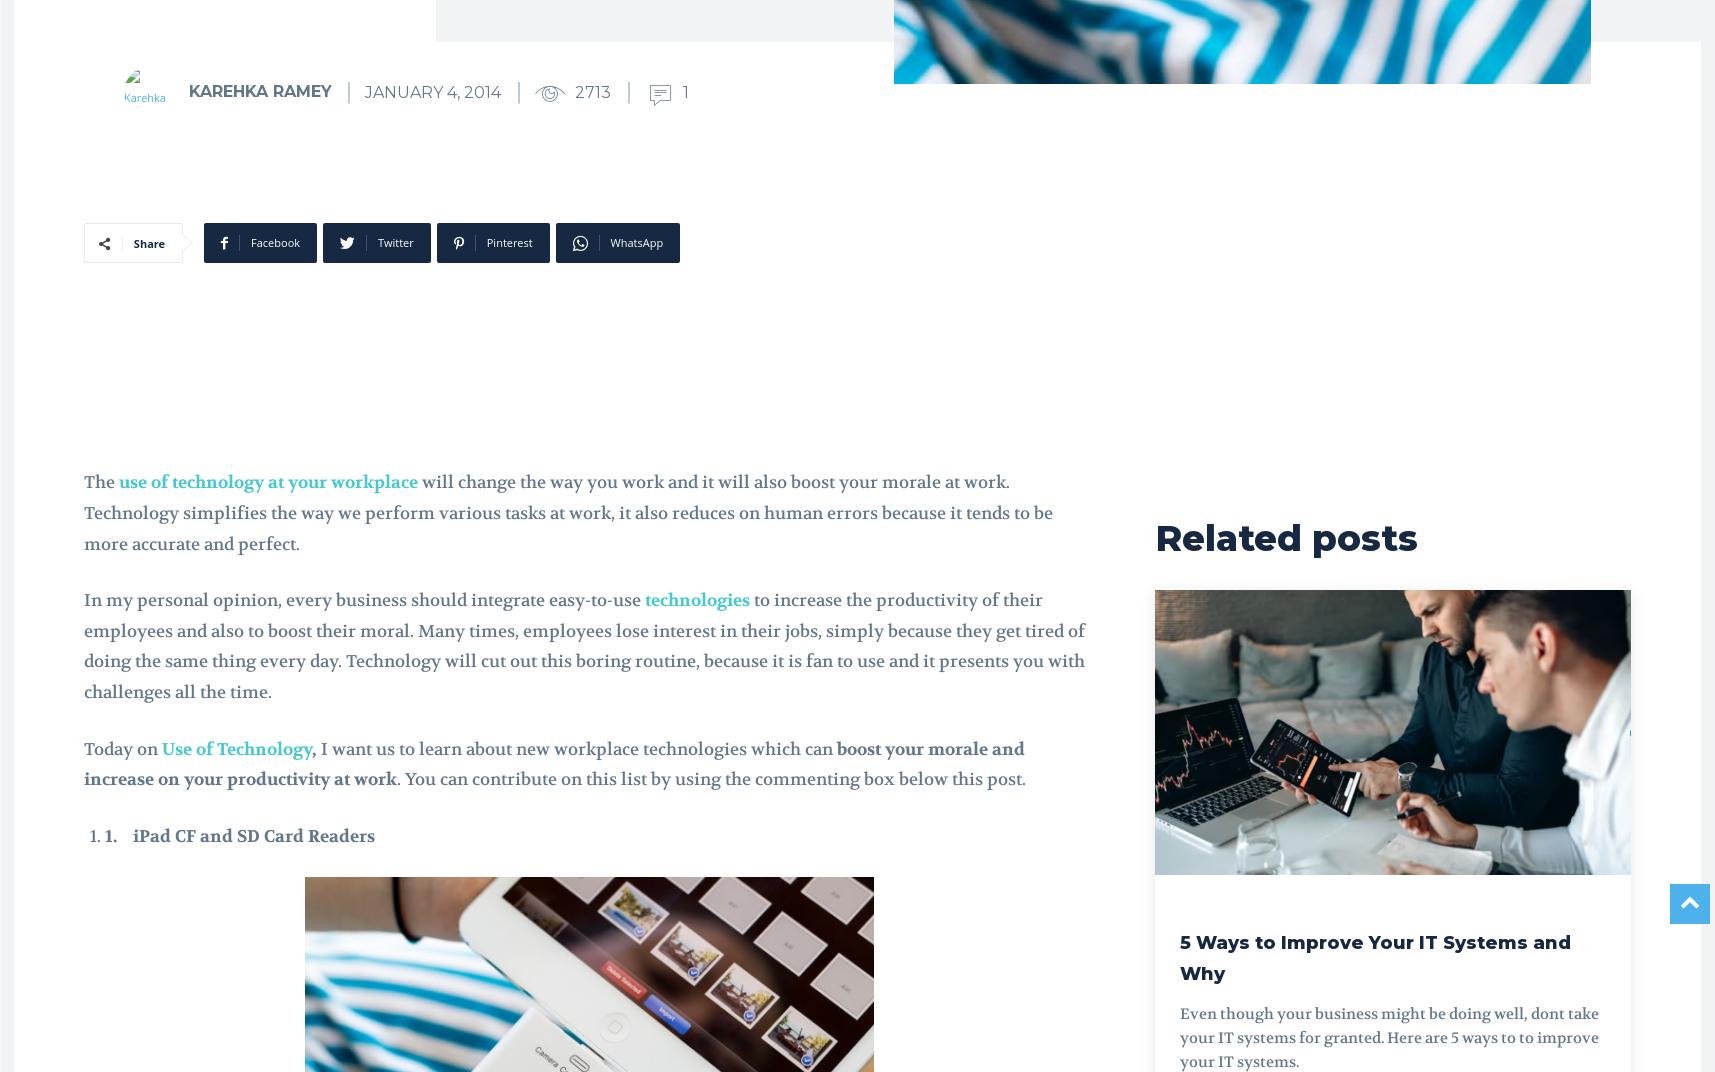  I want to click on '. You can contribute on this list by using the commenting box below this post.', so click(711, 779).